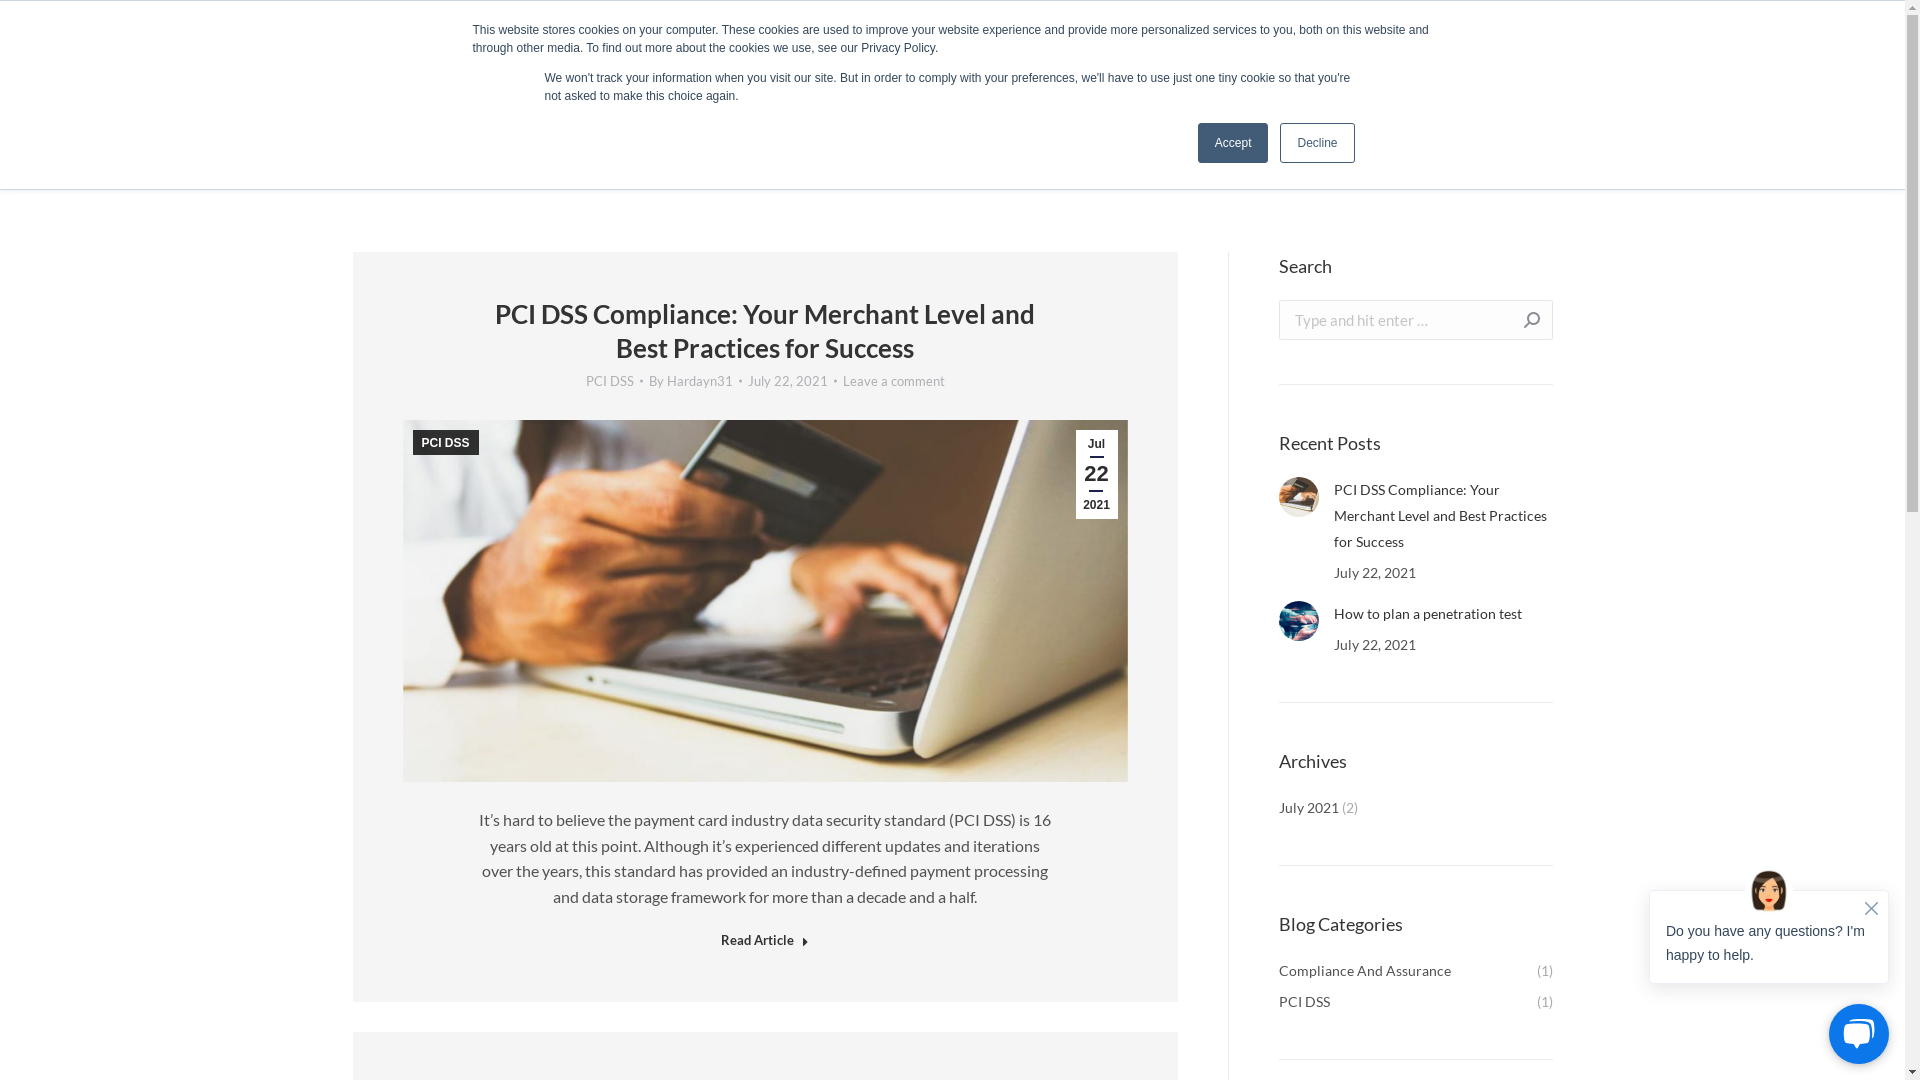 Image resolution: width=1920 pixels, height=1080 pixels. Describe the element at coordinates (1198, 141) in the screenshot. I see `'Accept'` at that location.